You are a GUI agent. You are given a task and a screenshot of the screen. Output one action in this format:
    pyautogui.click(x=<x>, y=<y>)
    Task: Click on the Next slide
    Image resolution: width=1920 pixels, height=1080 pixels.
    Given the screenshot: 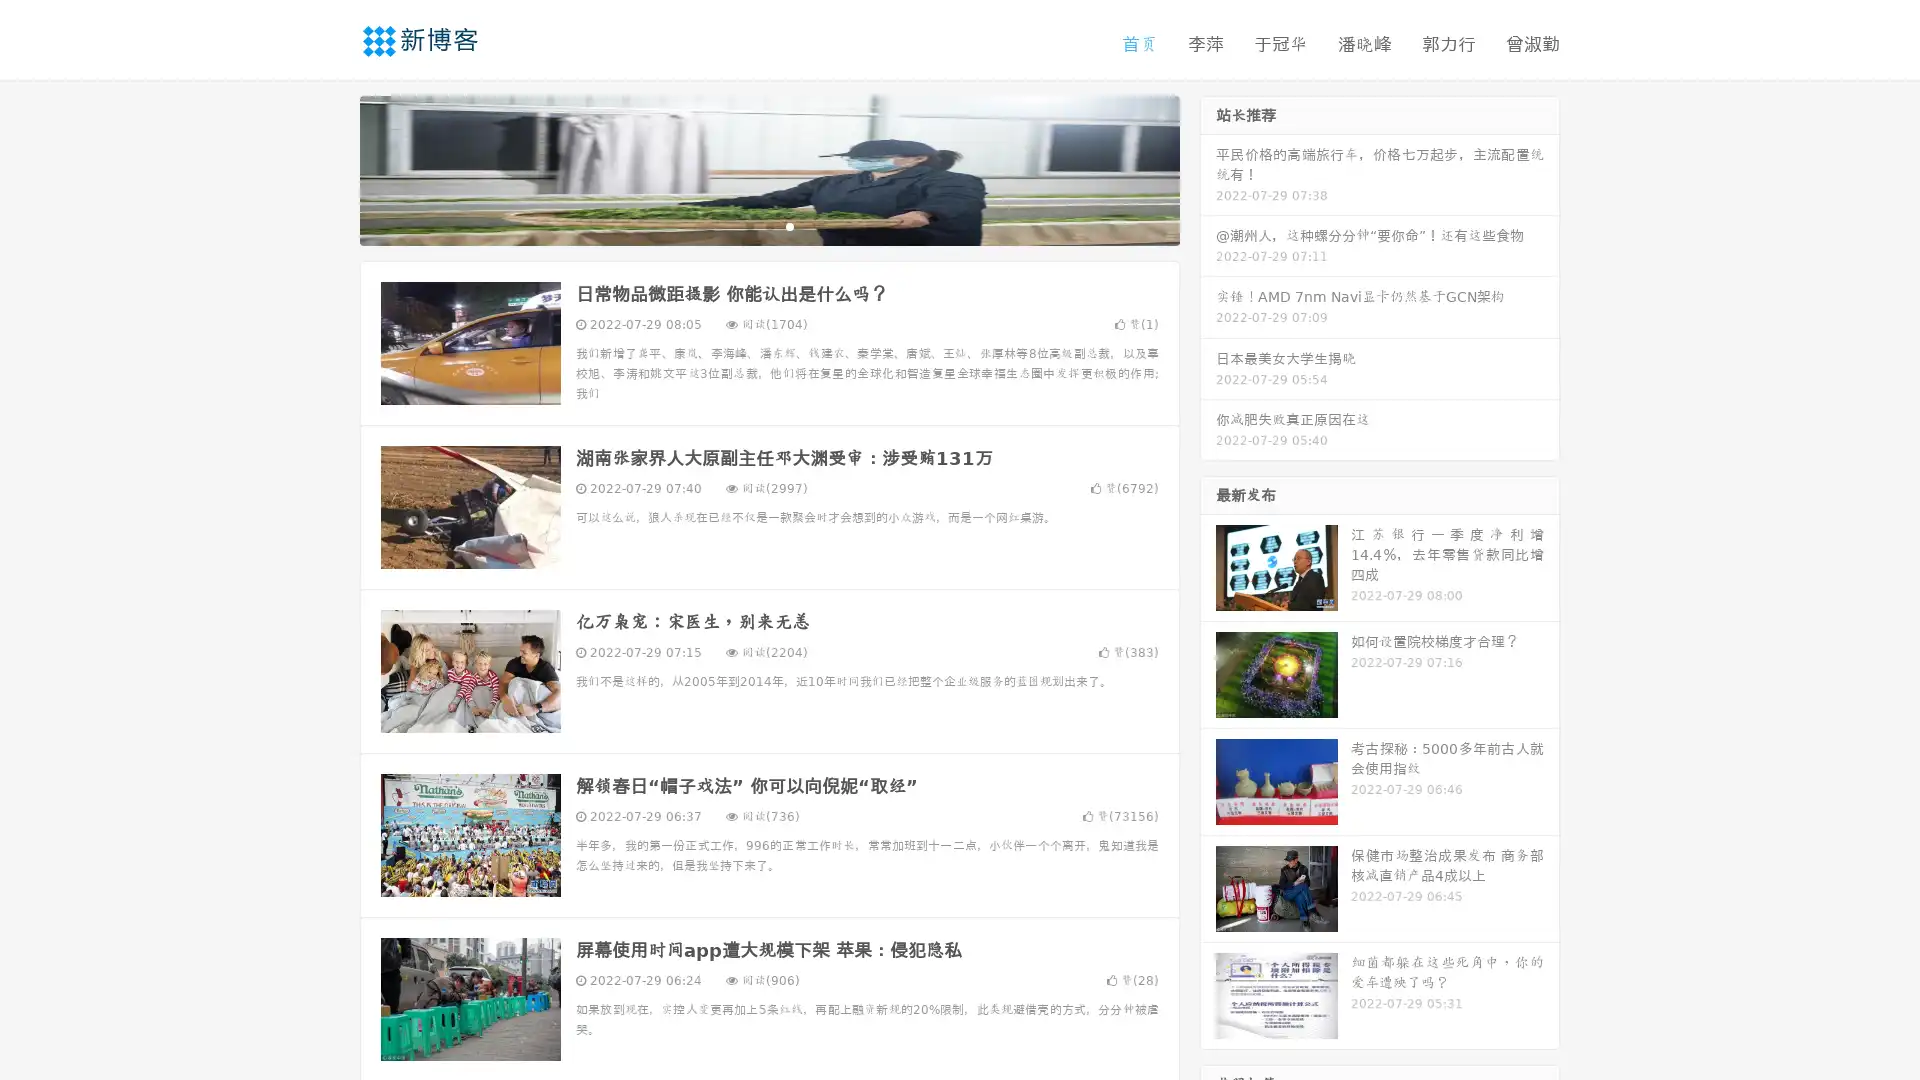 What is the action you would take?
    pyautogui.click(x=1208, y=168)
    